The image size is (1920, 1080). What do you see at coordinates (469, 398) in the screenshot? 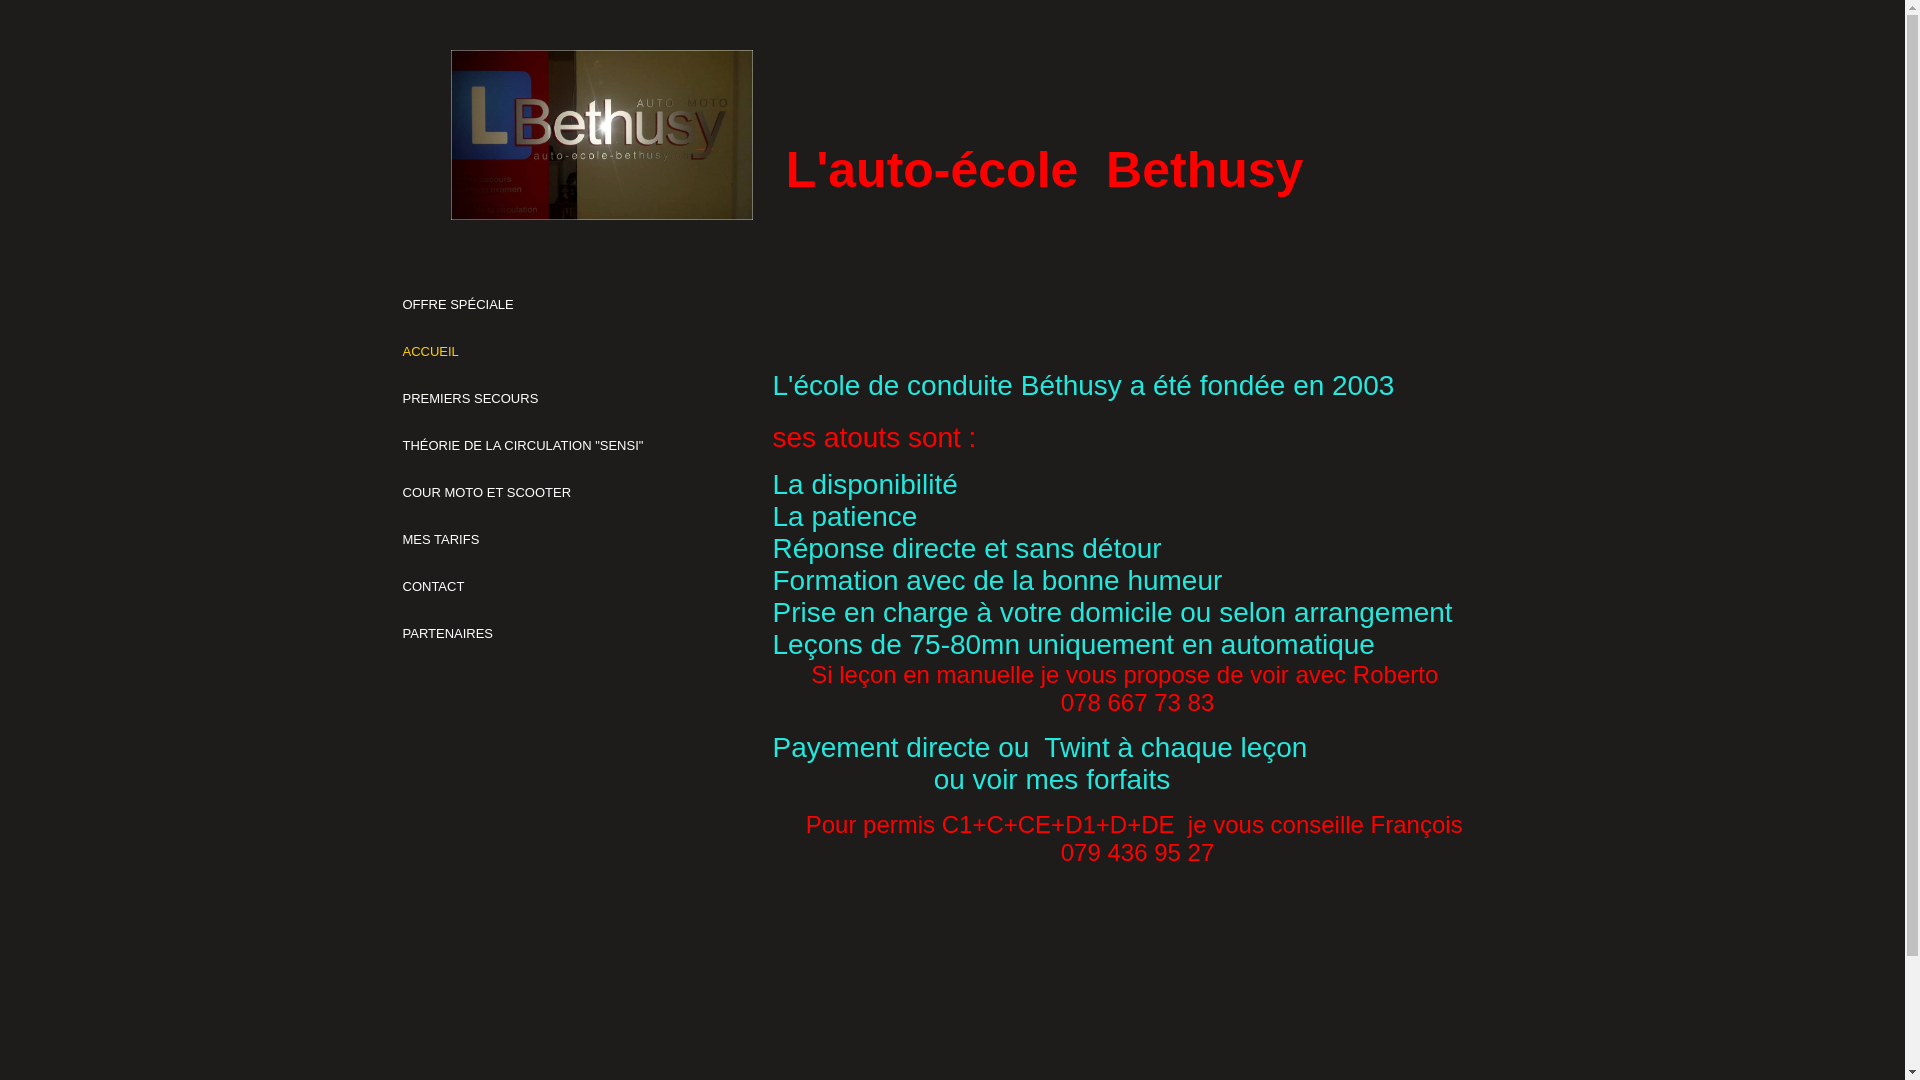
I see `'PREMIERS SECOURS'` at bounding box center [469, 398].